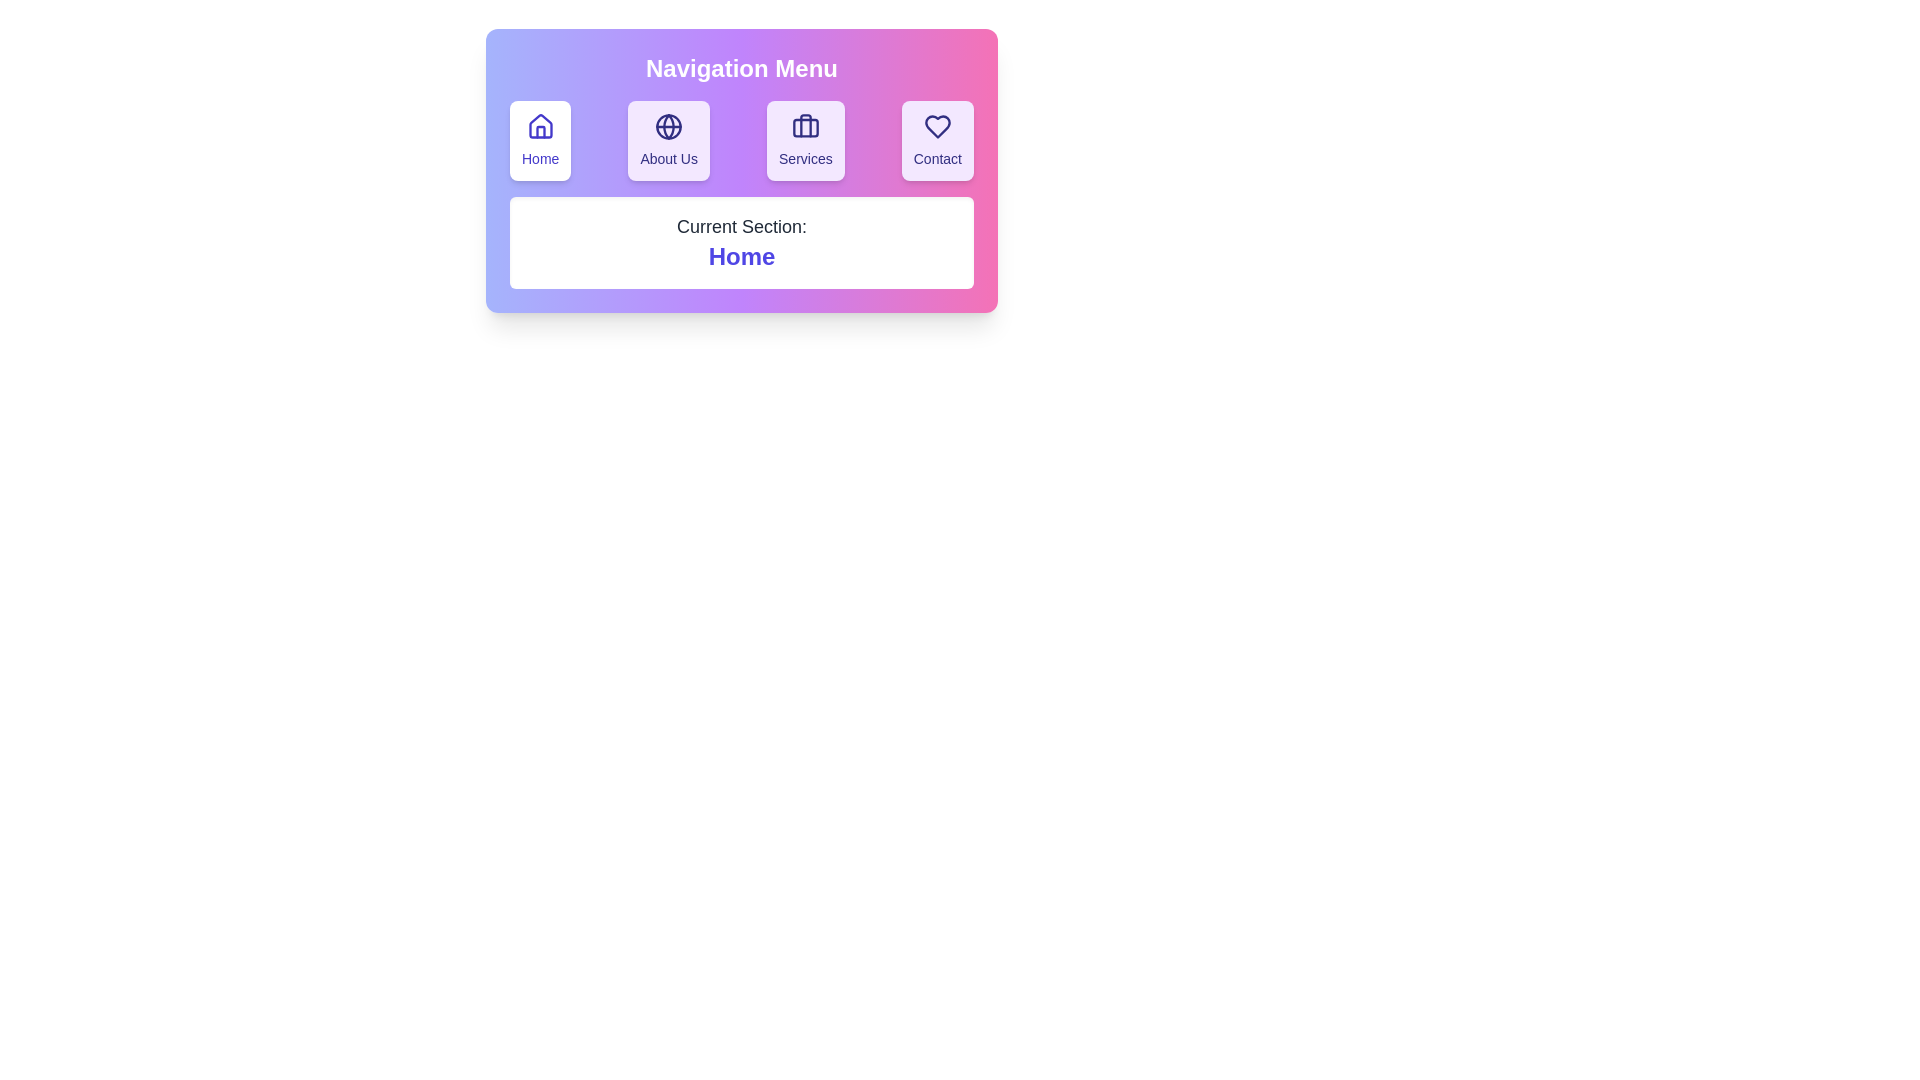 This screenshot has height=1080, width=1920. What do you see at coordinates (540, 140) in the screenshot?
I see `the 'Home' button to ensure the current section is displayed` at bounding box center [540, 140].